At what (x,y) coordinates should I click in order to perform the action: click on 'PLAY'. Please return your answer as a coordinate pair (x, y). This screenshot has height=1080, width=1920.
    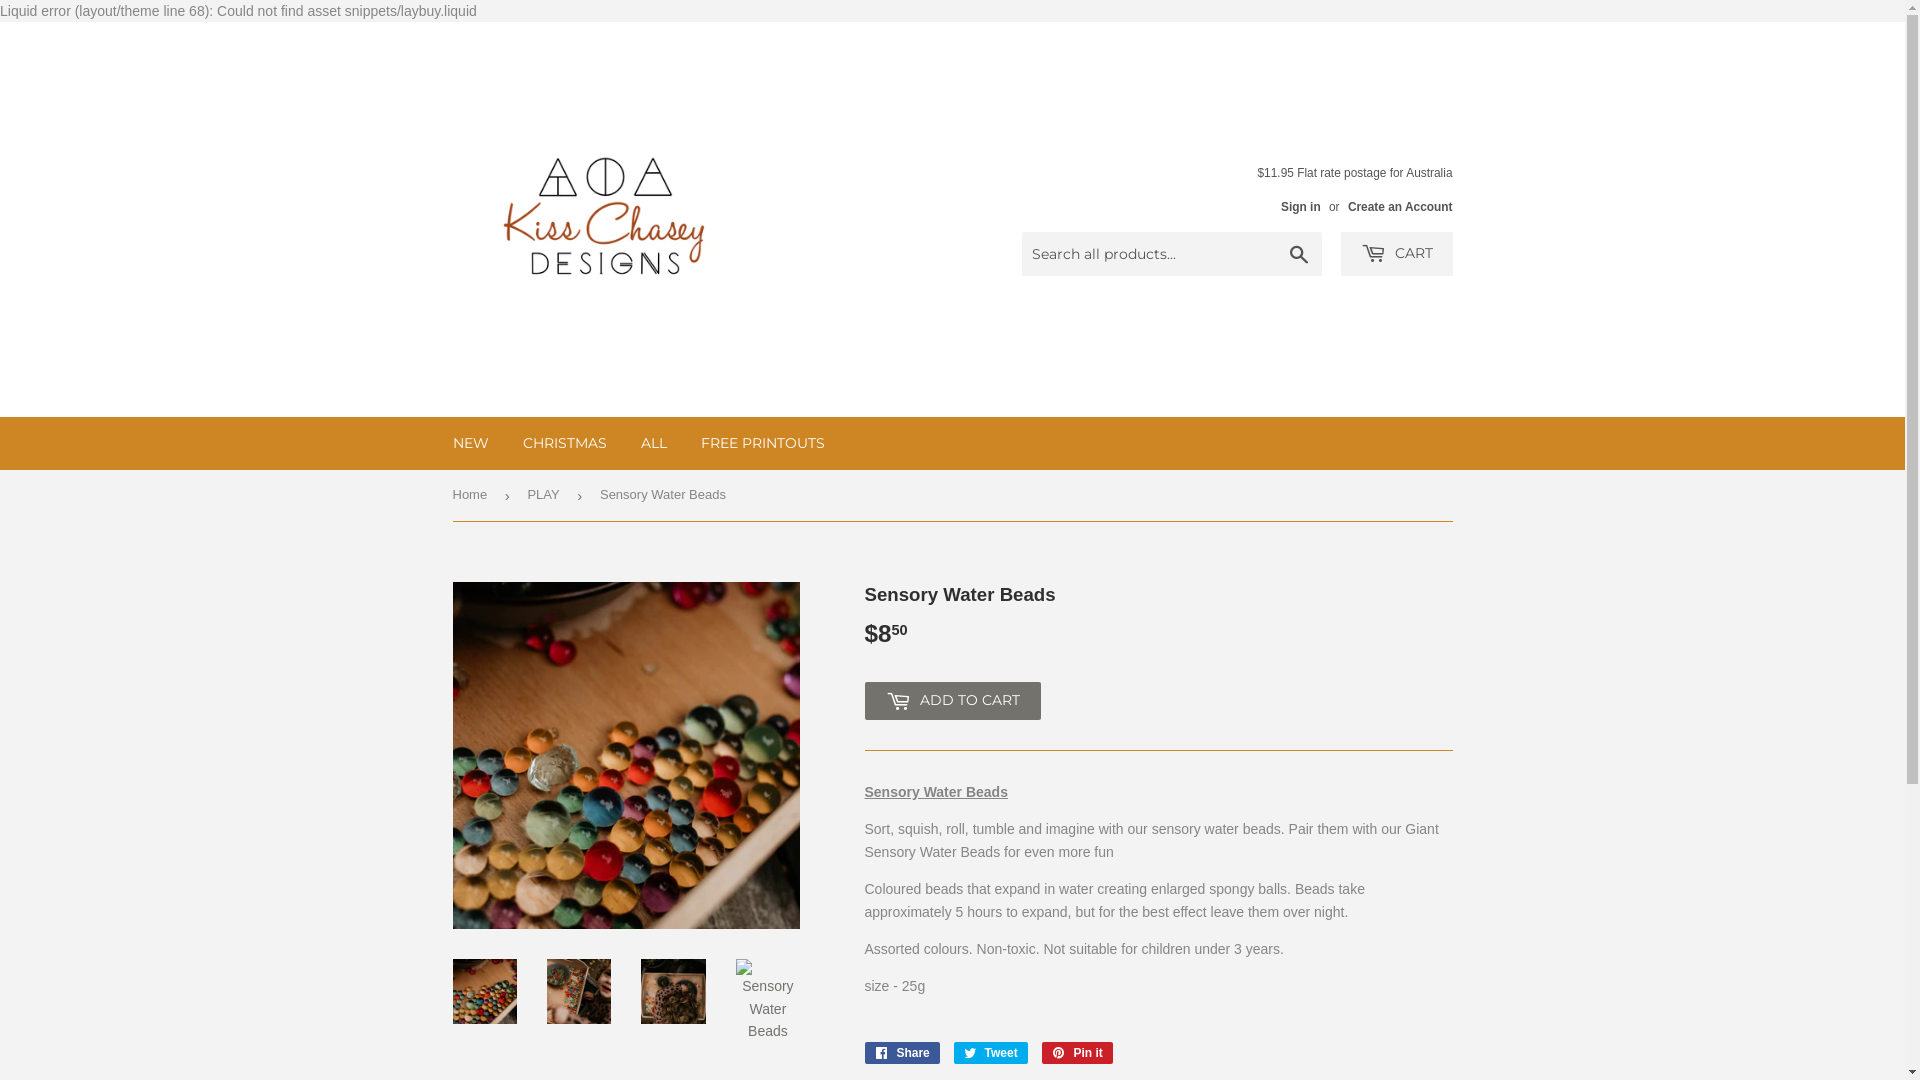
    Looking at the image, I should click on (527, 495).